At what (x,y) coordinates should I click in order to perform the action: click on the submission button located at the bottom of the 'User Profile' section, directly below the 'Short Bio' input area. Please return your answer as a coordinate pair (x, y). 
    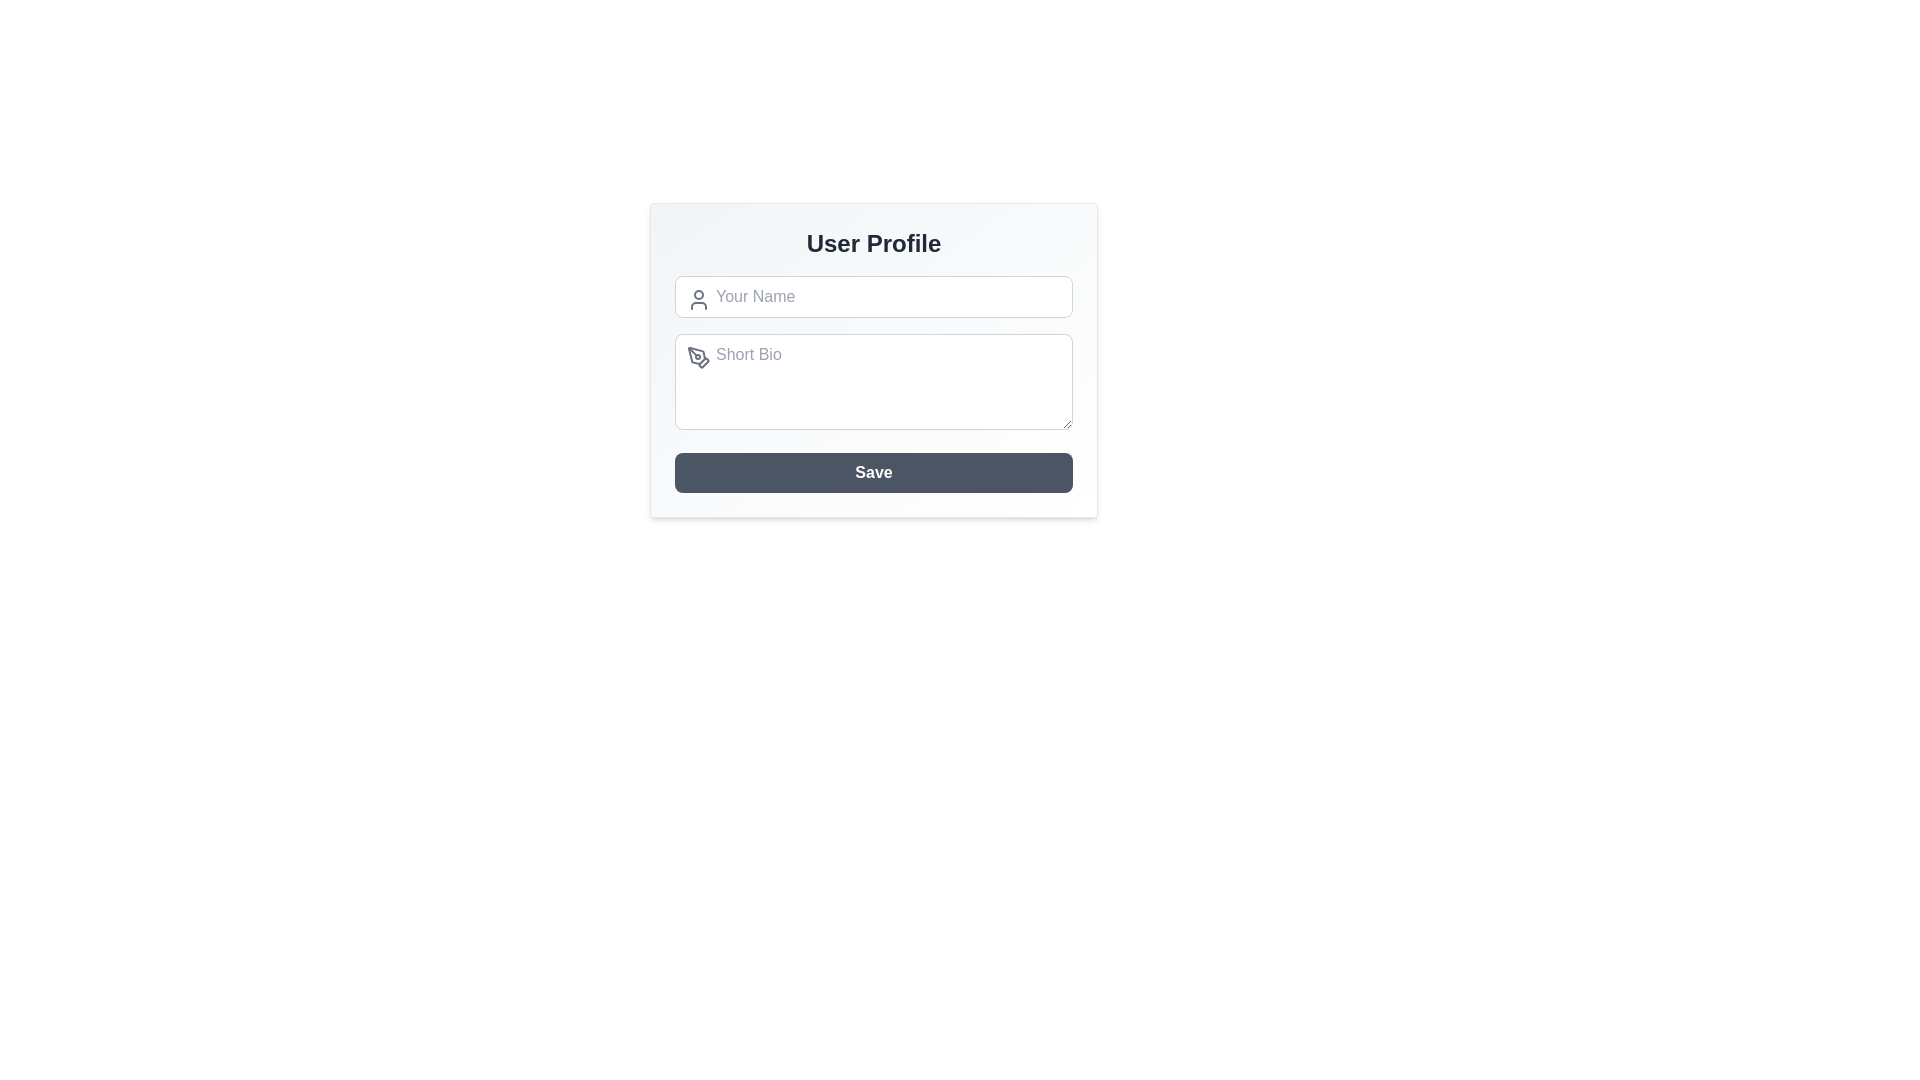
    Looking at the image, I should click on (873, 473).